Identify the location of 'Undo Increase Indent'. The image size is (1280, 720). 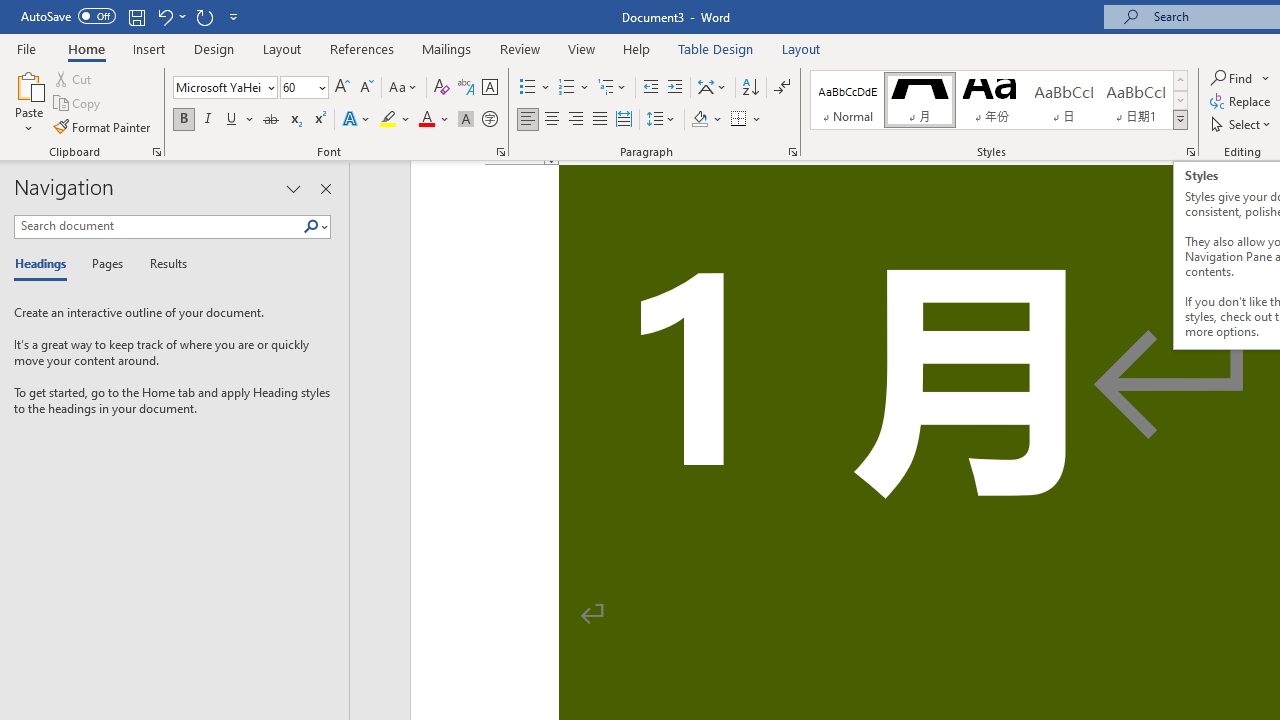
(170, 16).